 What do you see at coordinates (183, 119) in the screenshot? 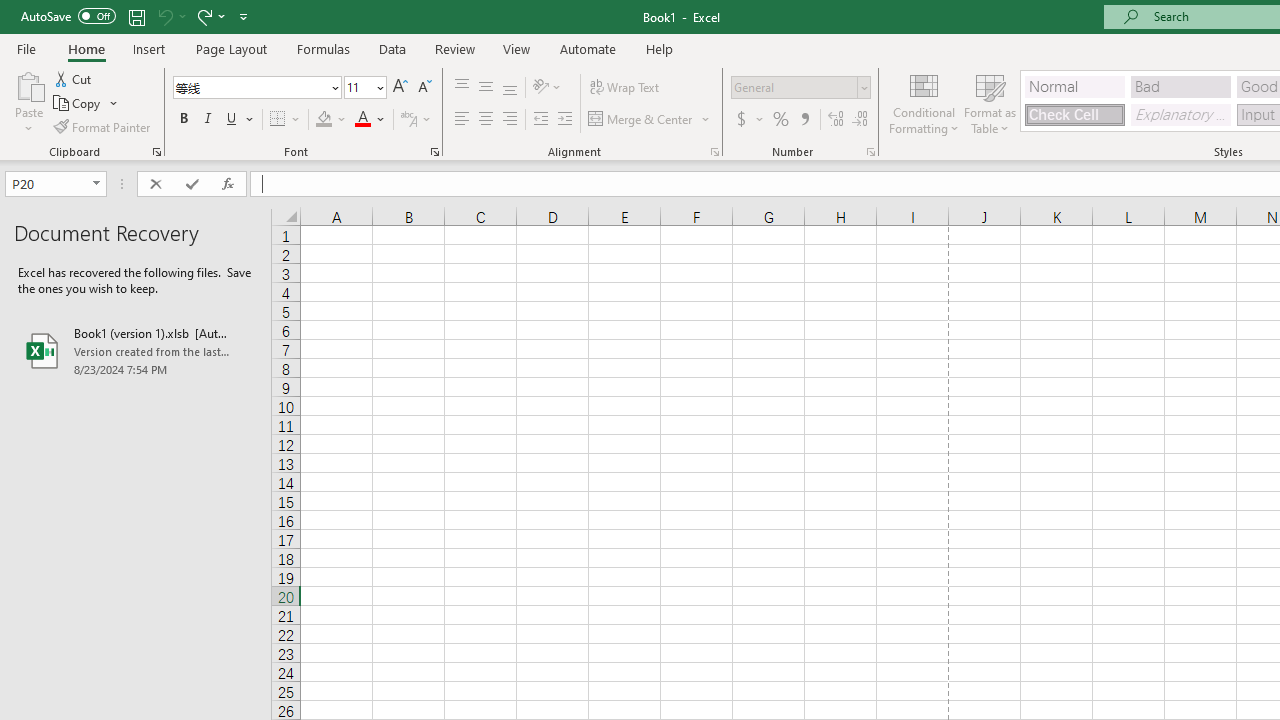
I see `'Bold'` at bounding box center [183, 119].